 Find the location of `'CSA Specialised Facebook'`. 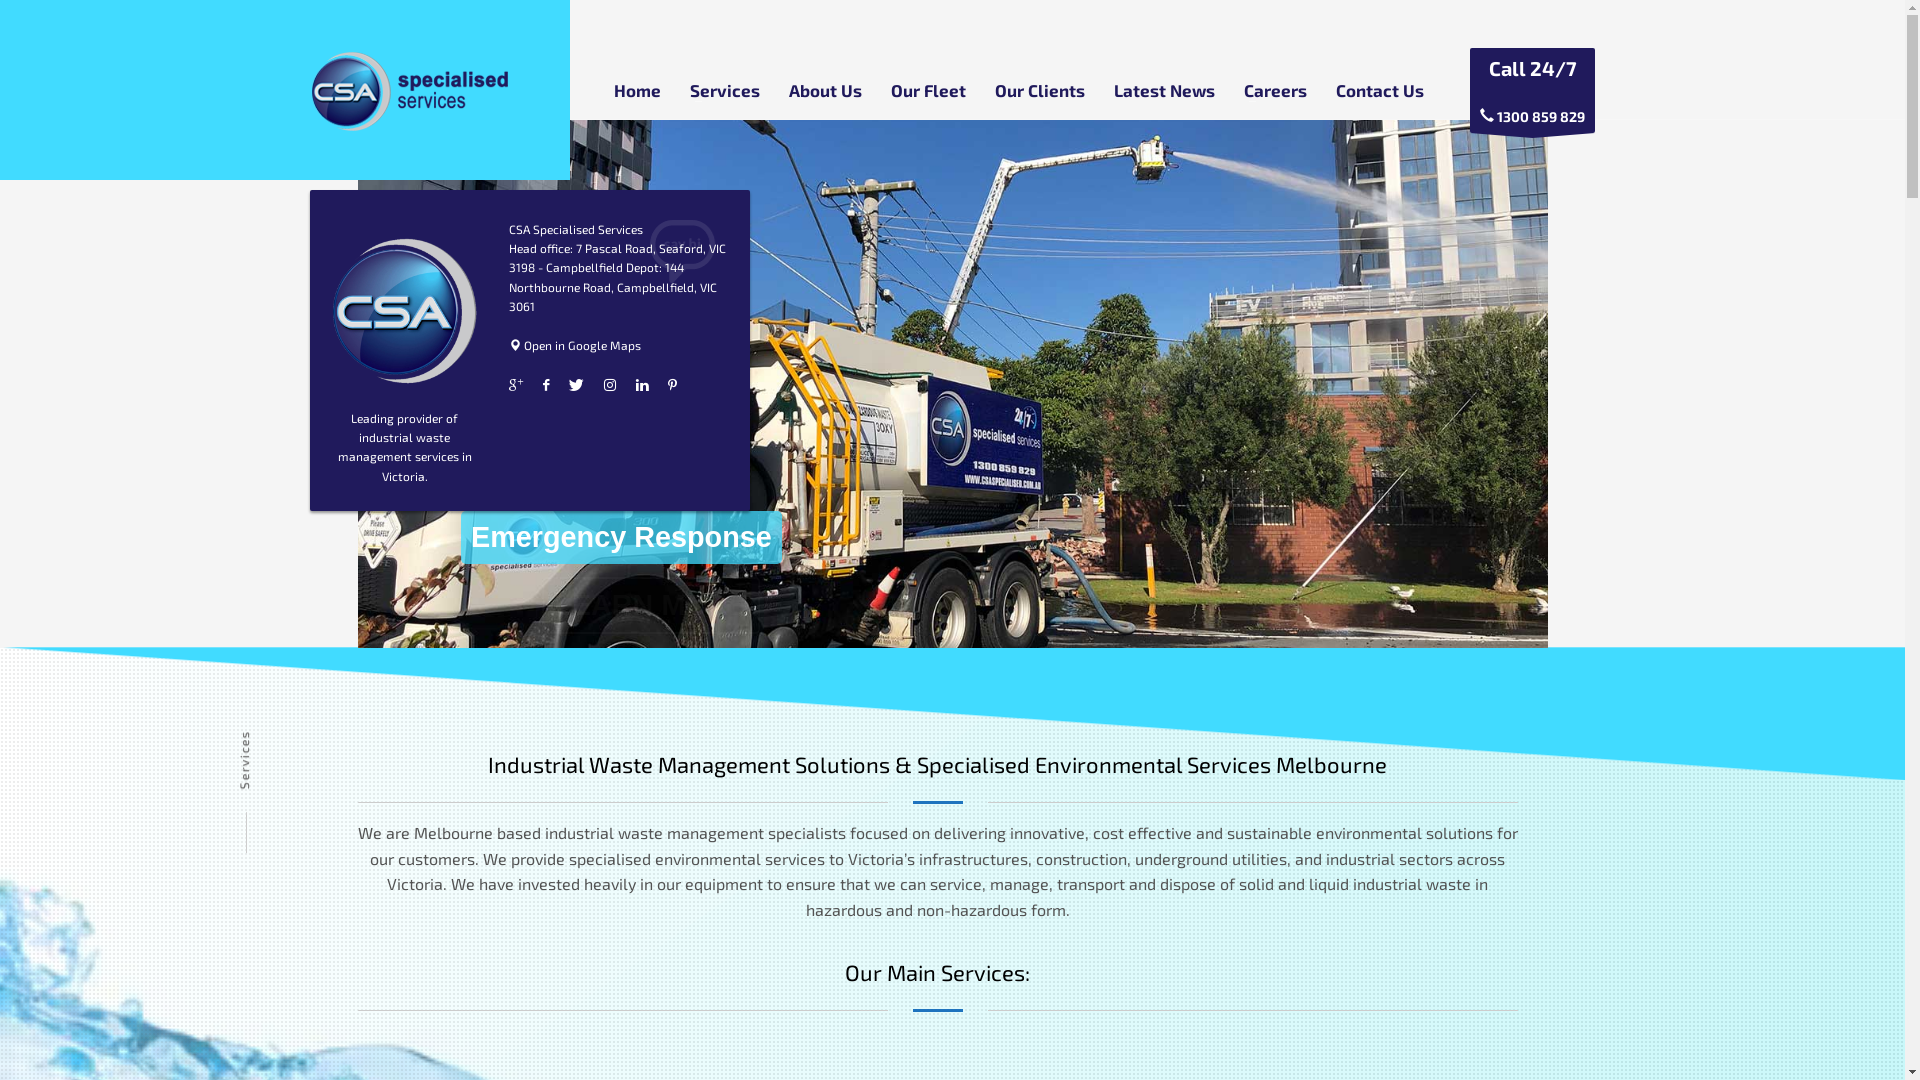

'CSA Specialised Facebook' is located at coordinates (546, 385).